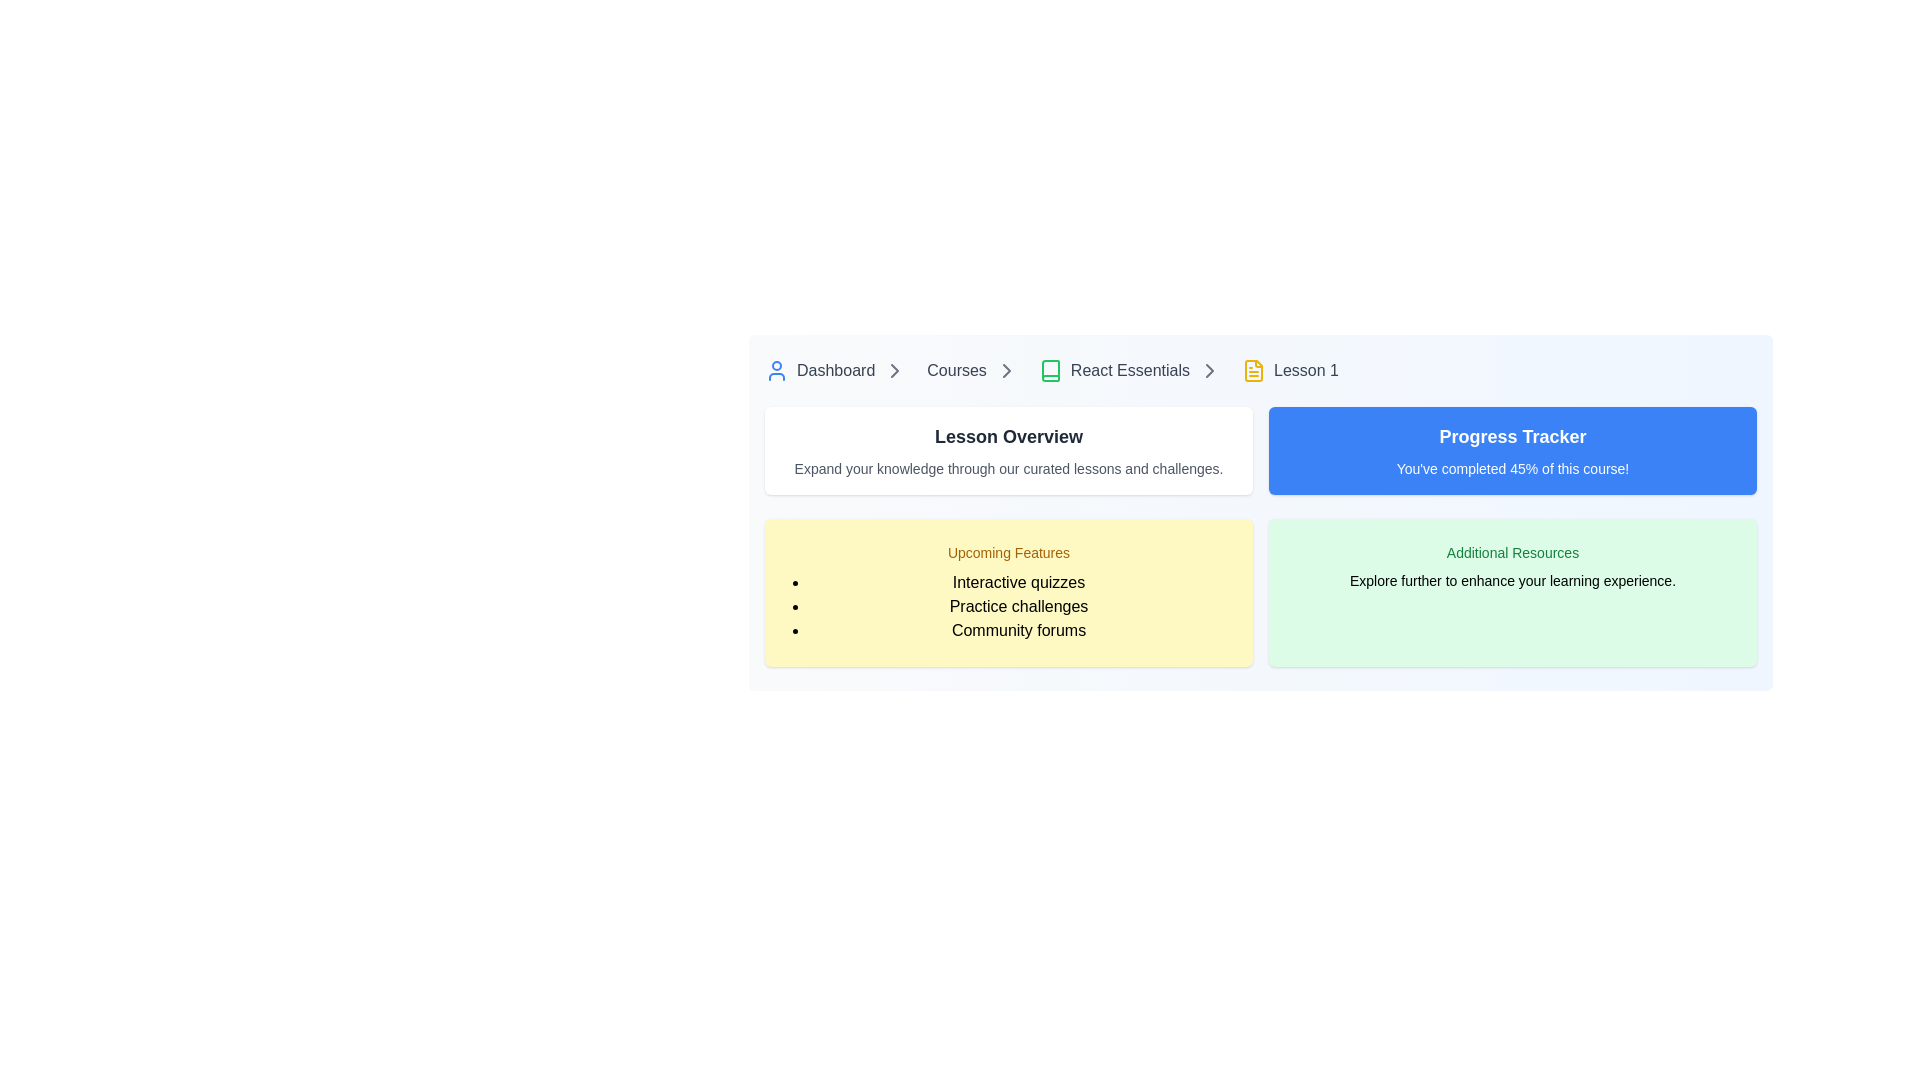 The width and height of the screenshot is (1920, 1080). I want to click on the text label 'Community forums' which is the third item in the bullet list under the 'Upcoming Features' section, highlighted in yellow, so click(1018, 631).